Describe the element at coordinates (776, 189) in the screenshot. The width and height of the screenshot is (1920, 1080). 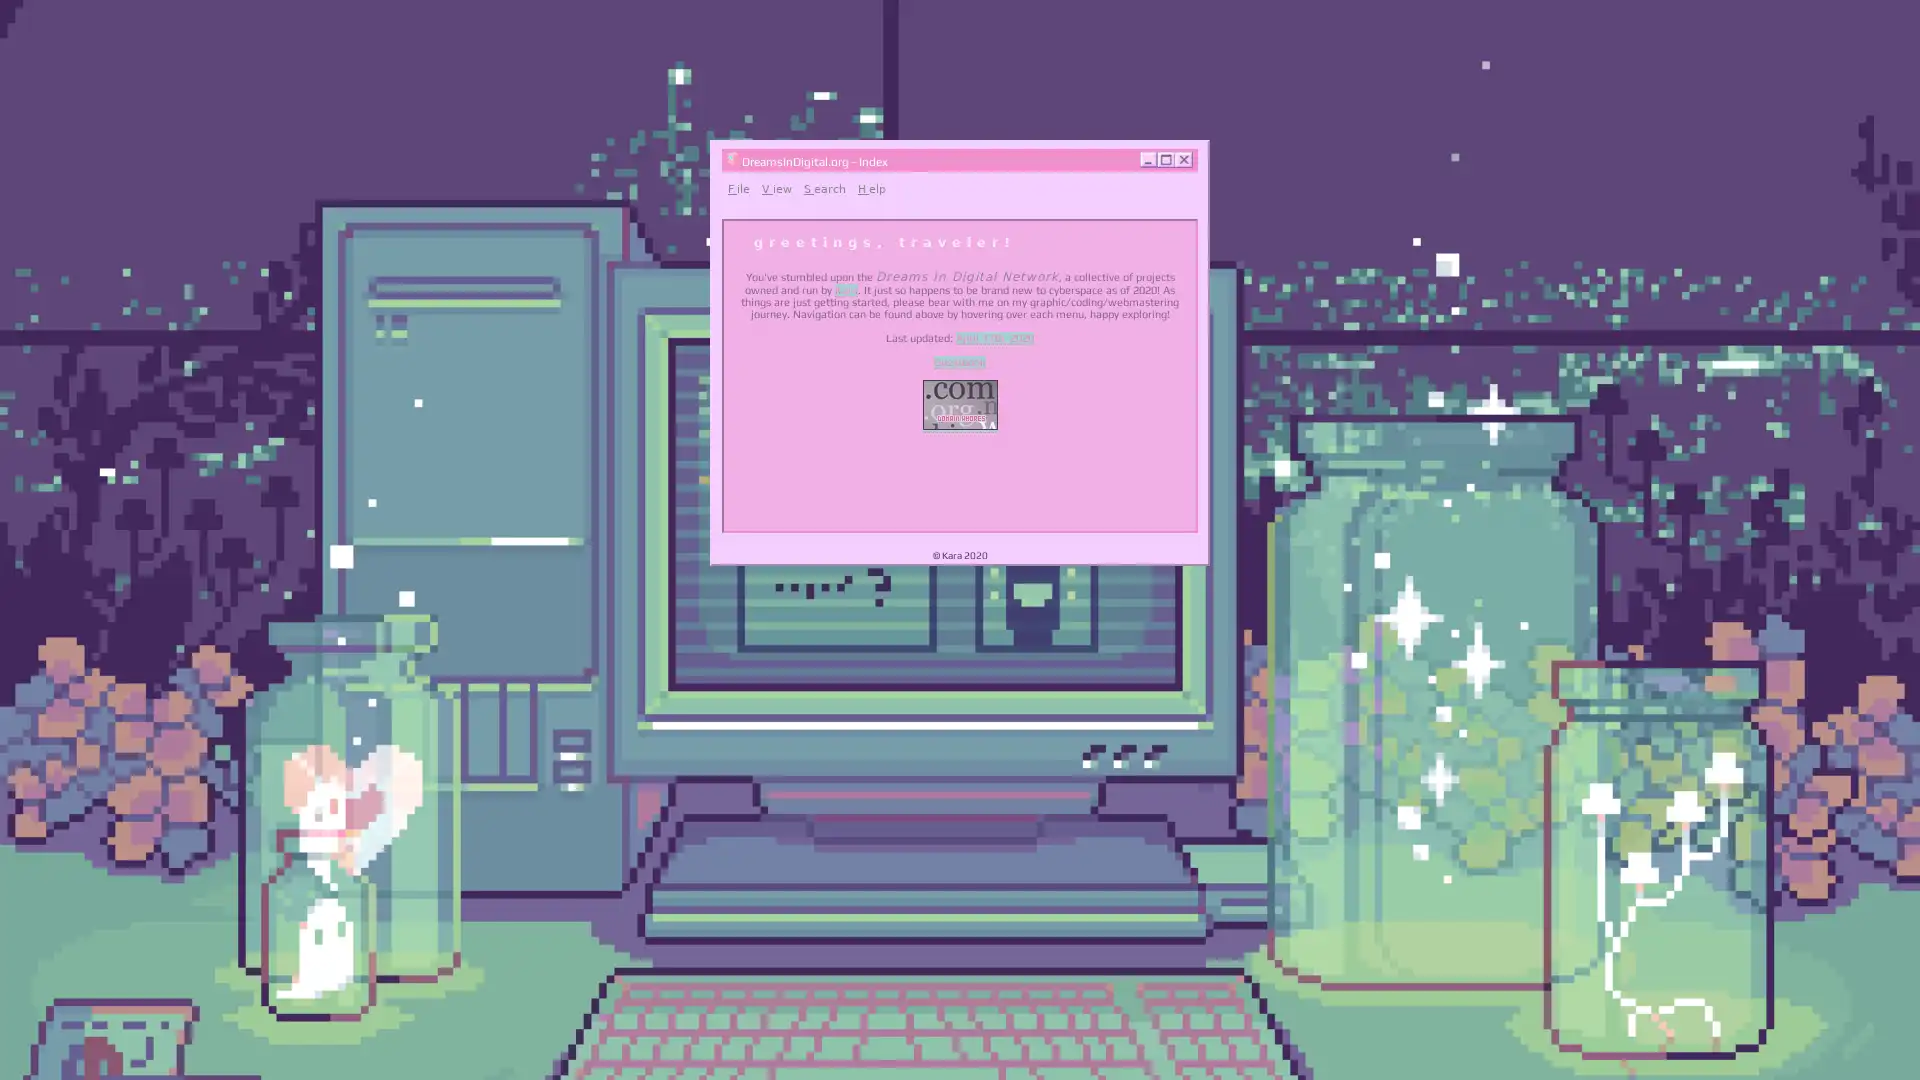
I see `View` at that location.